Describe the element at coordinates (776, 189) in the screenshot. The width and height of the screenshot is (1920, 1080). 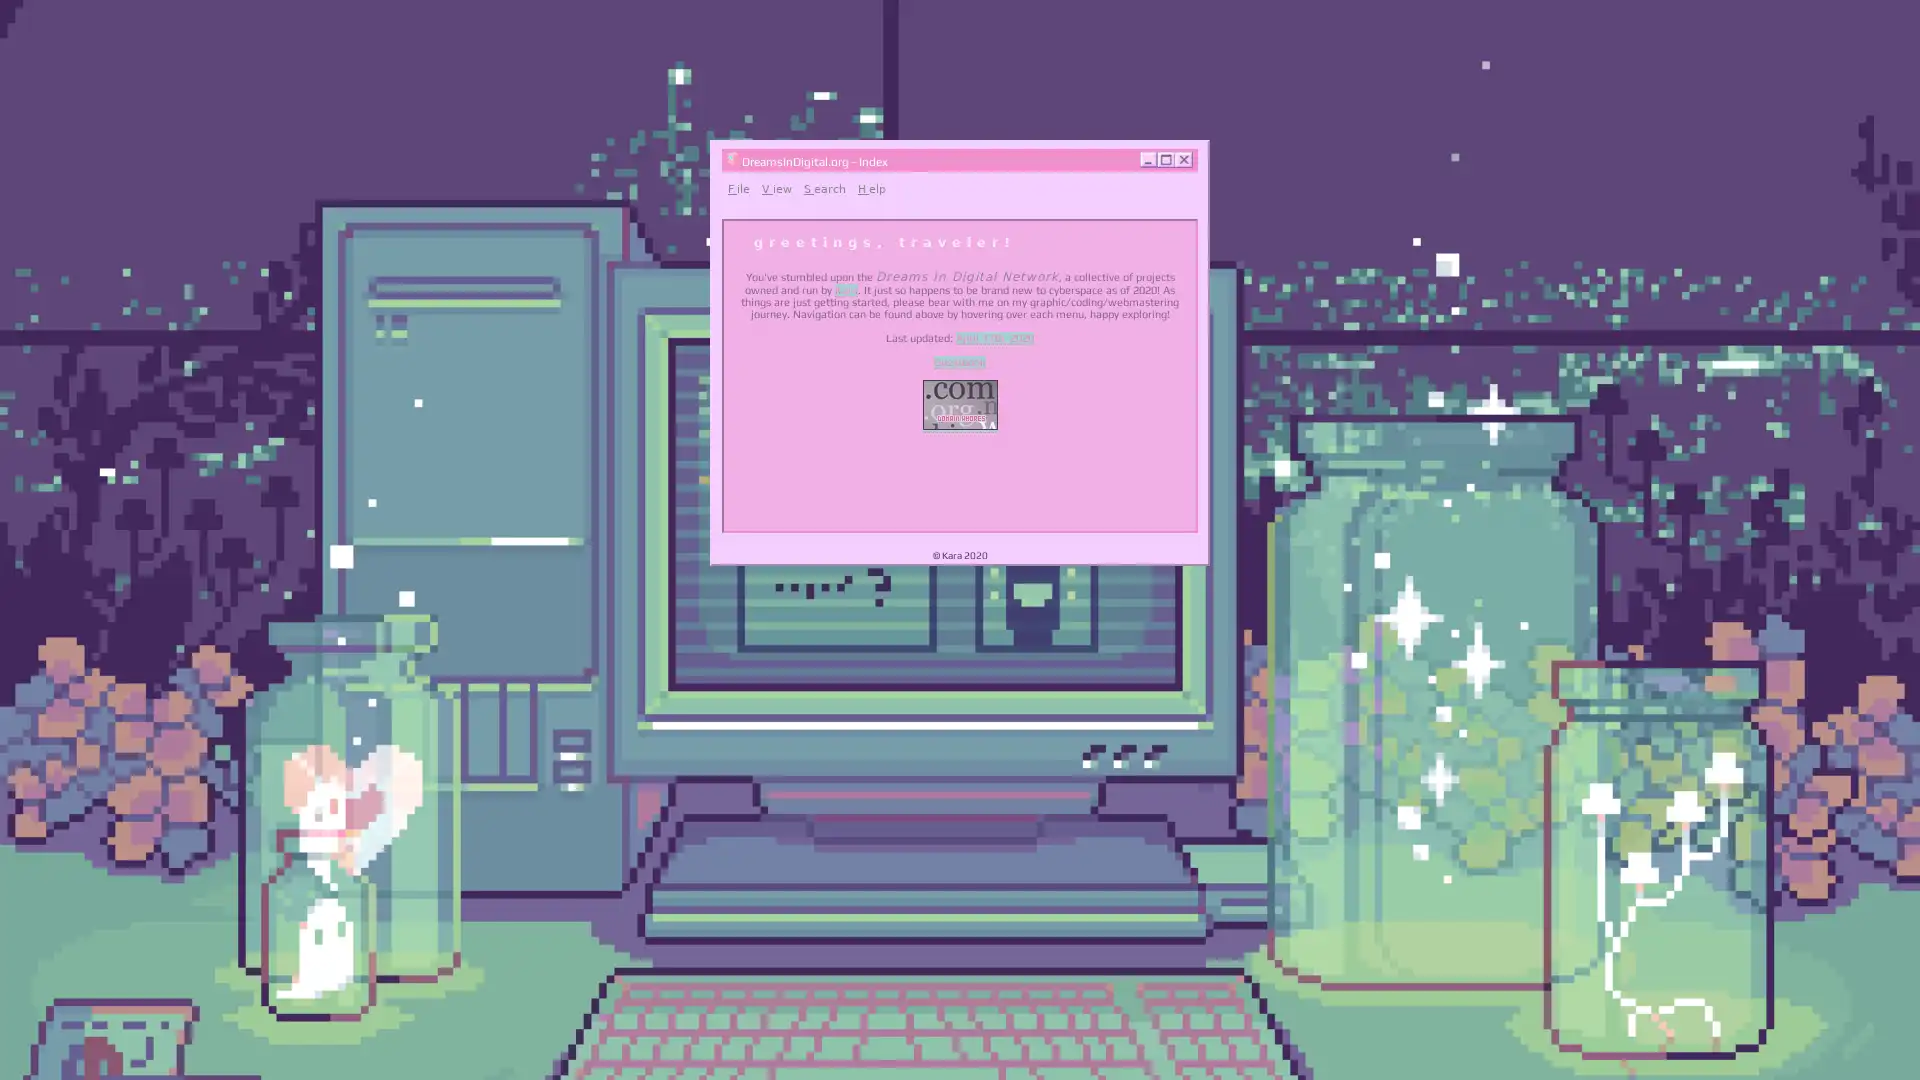
I see `View` at that location.